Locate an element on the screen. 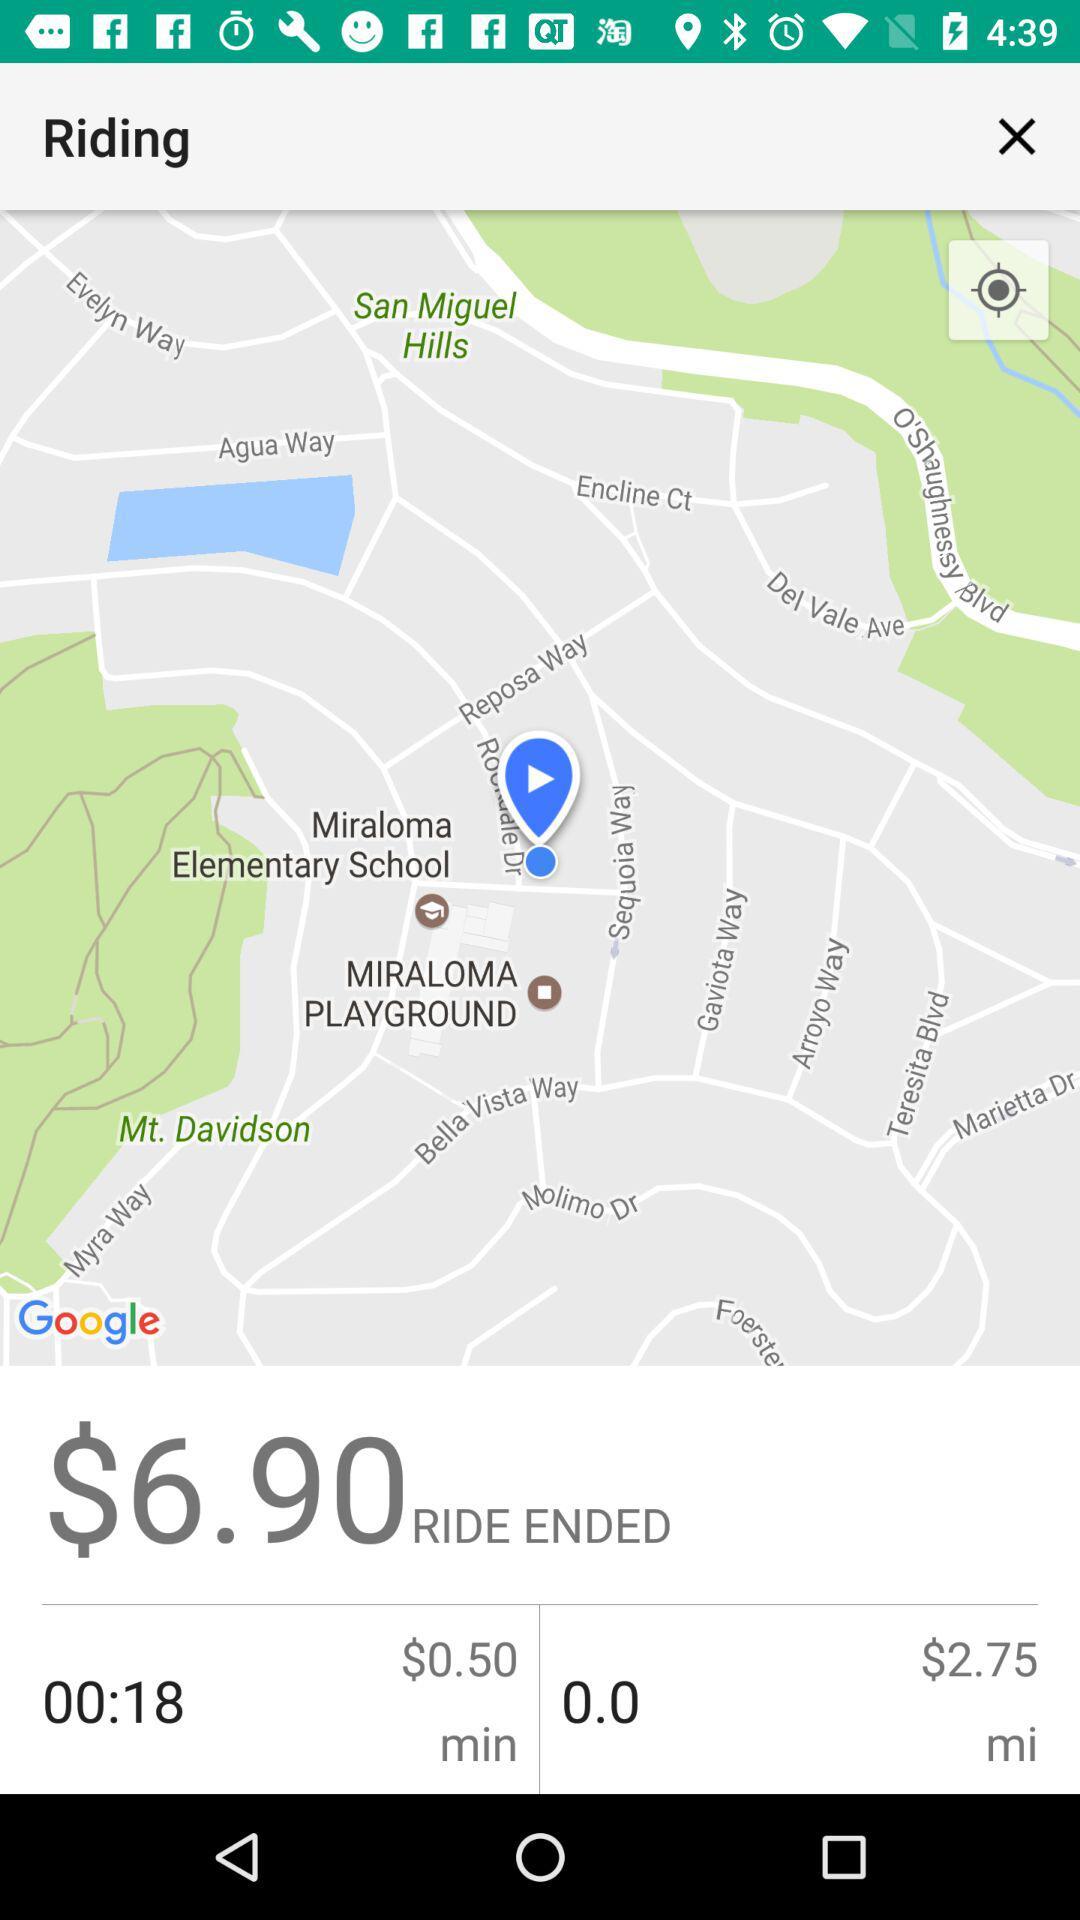 This screenshot has height=1920, width=1080. icon next to the riding item is located at coordinates (1017, 135).